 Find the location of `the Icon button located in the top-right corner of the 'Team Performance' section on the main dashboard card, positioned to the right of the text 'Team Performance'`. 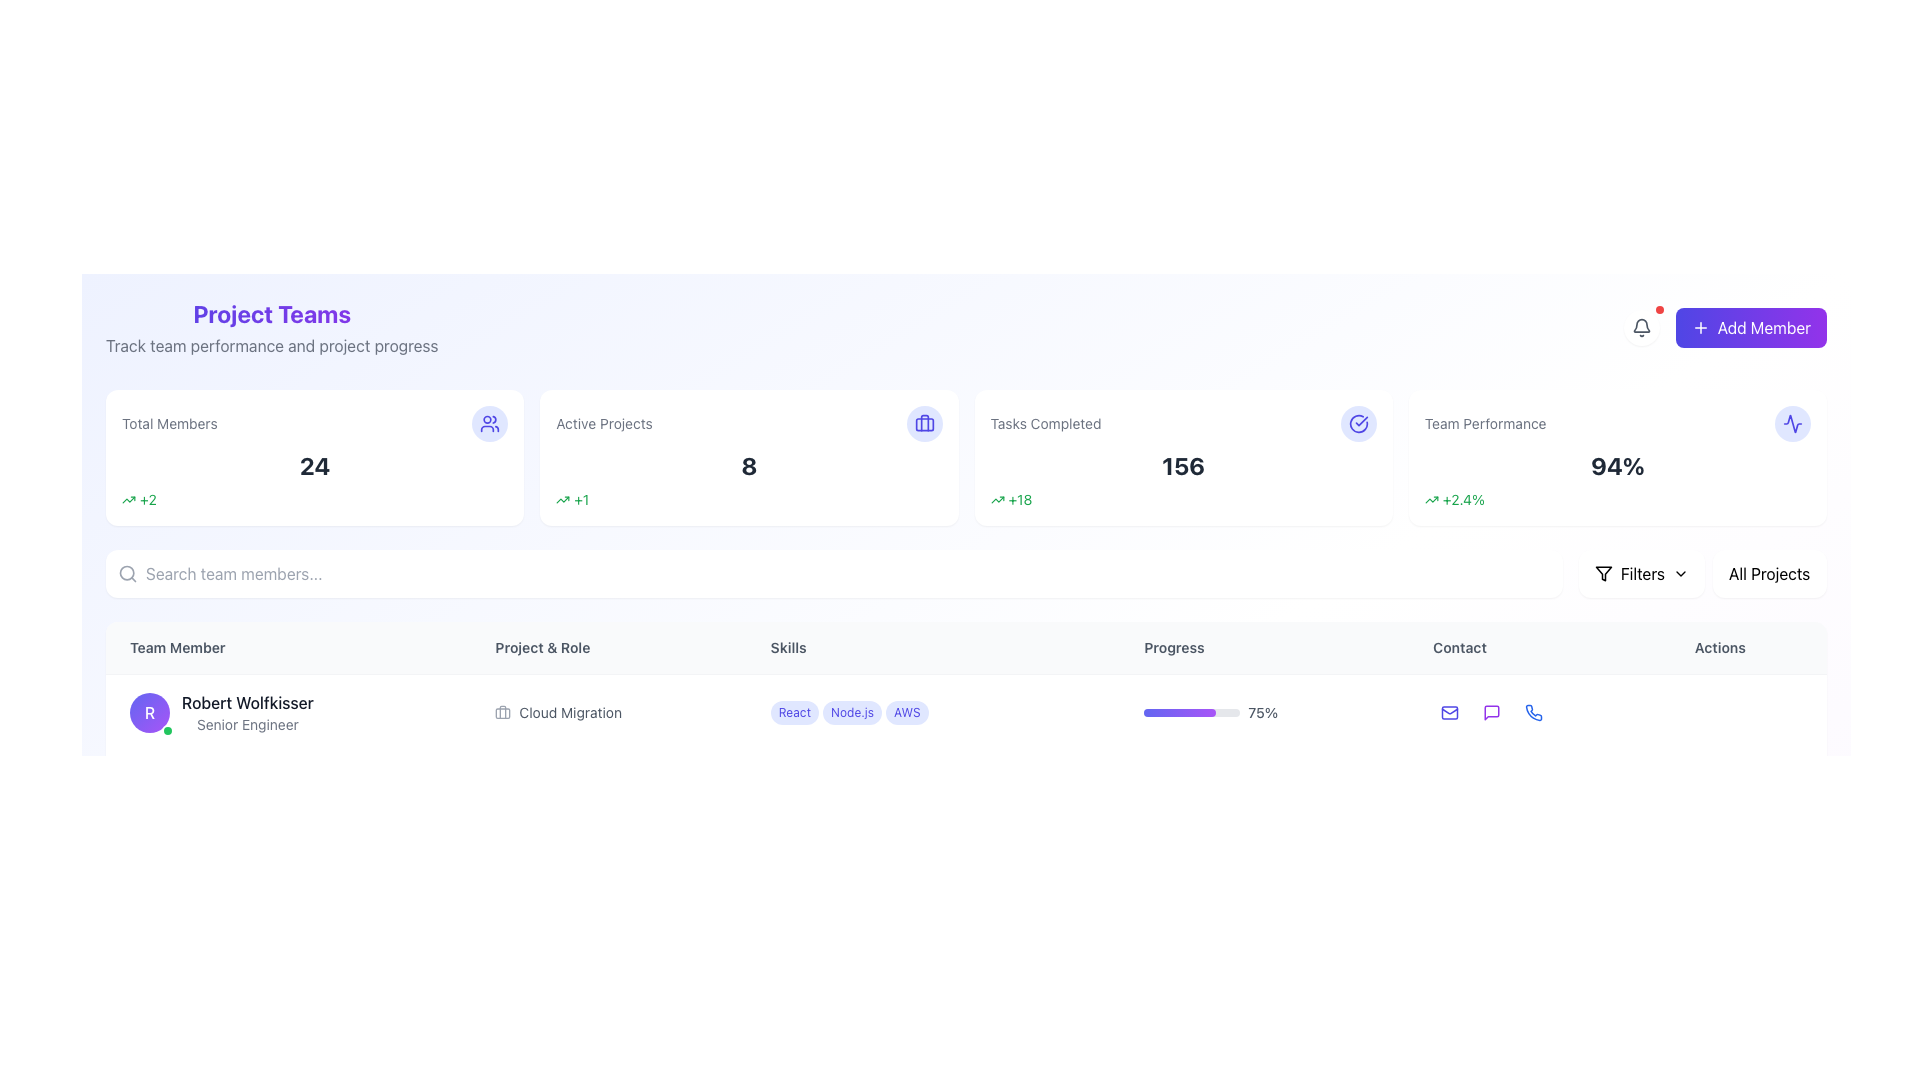

the Icon button located in the top-right corner of the 'Team Performance' section on the main dashboard card, positioned to the right of the text 'Team Performance' is located at coordinates (1793, 423).